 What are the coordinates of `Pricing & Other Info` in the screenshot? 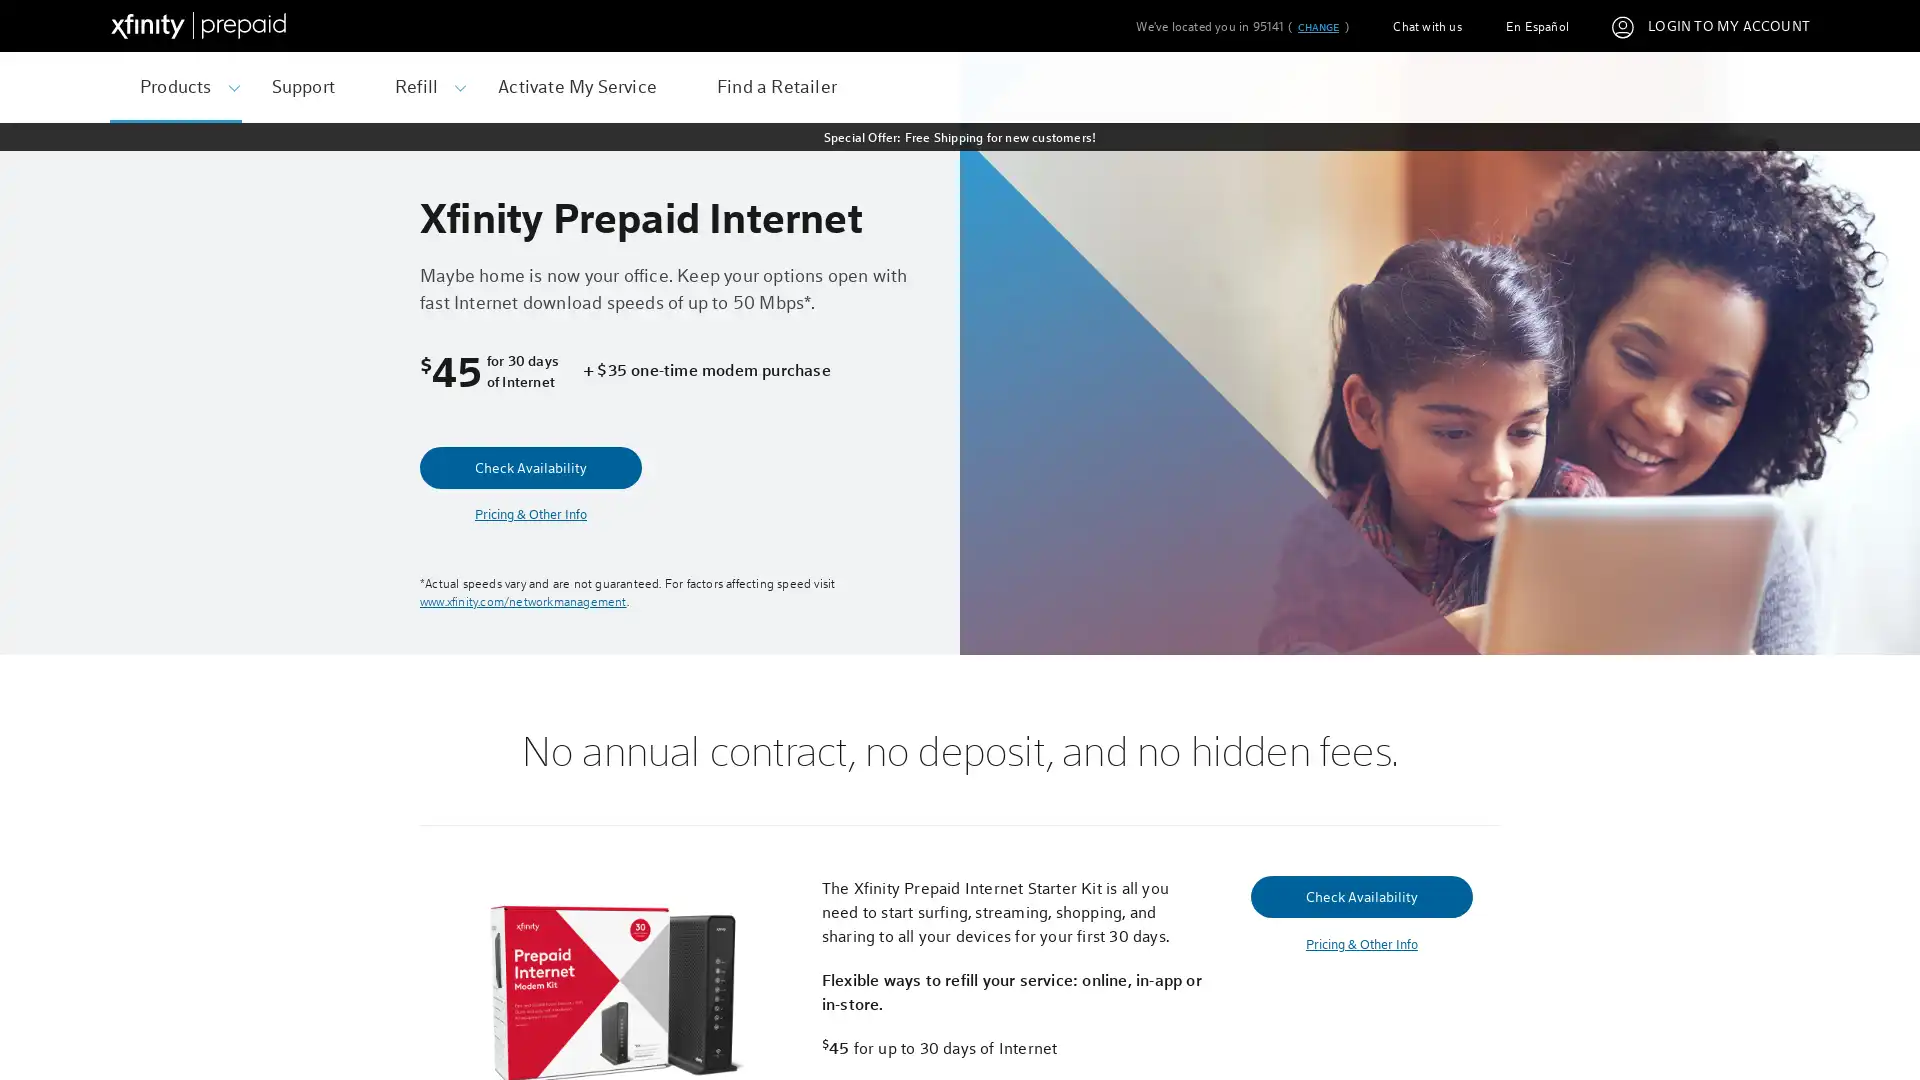 It's located at (1360, 944).